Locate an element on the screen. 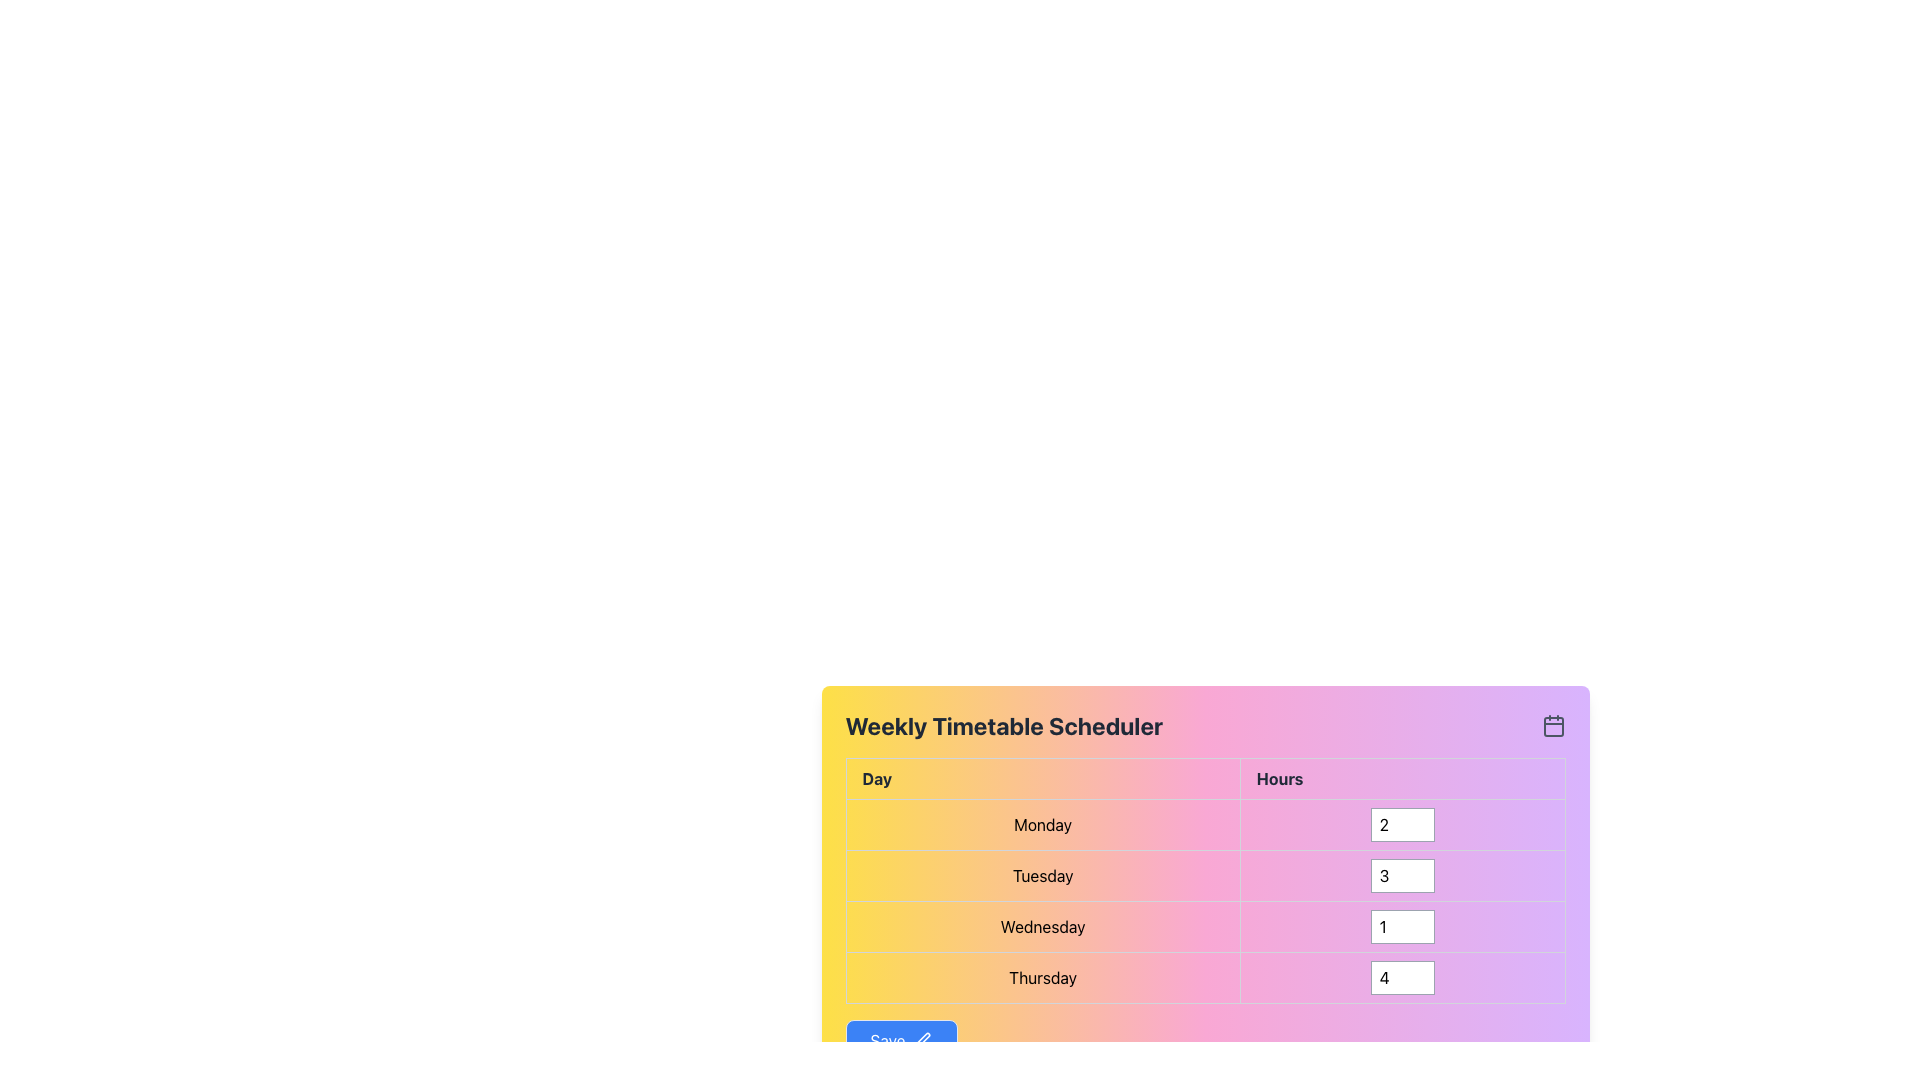 This screenshot has height=1080, width=1920. to focus on the input field for specifying hours allocated for Wednesday, positioned in the 'Hours' column of the Wednesday row is located at coordinates (1400, 926).